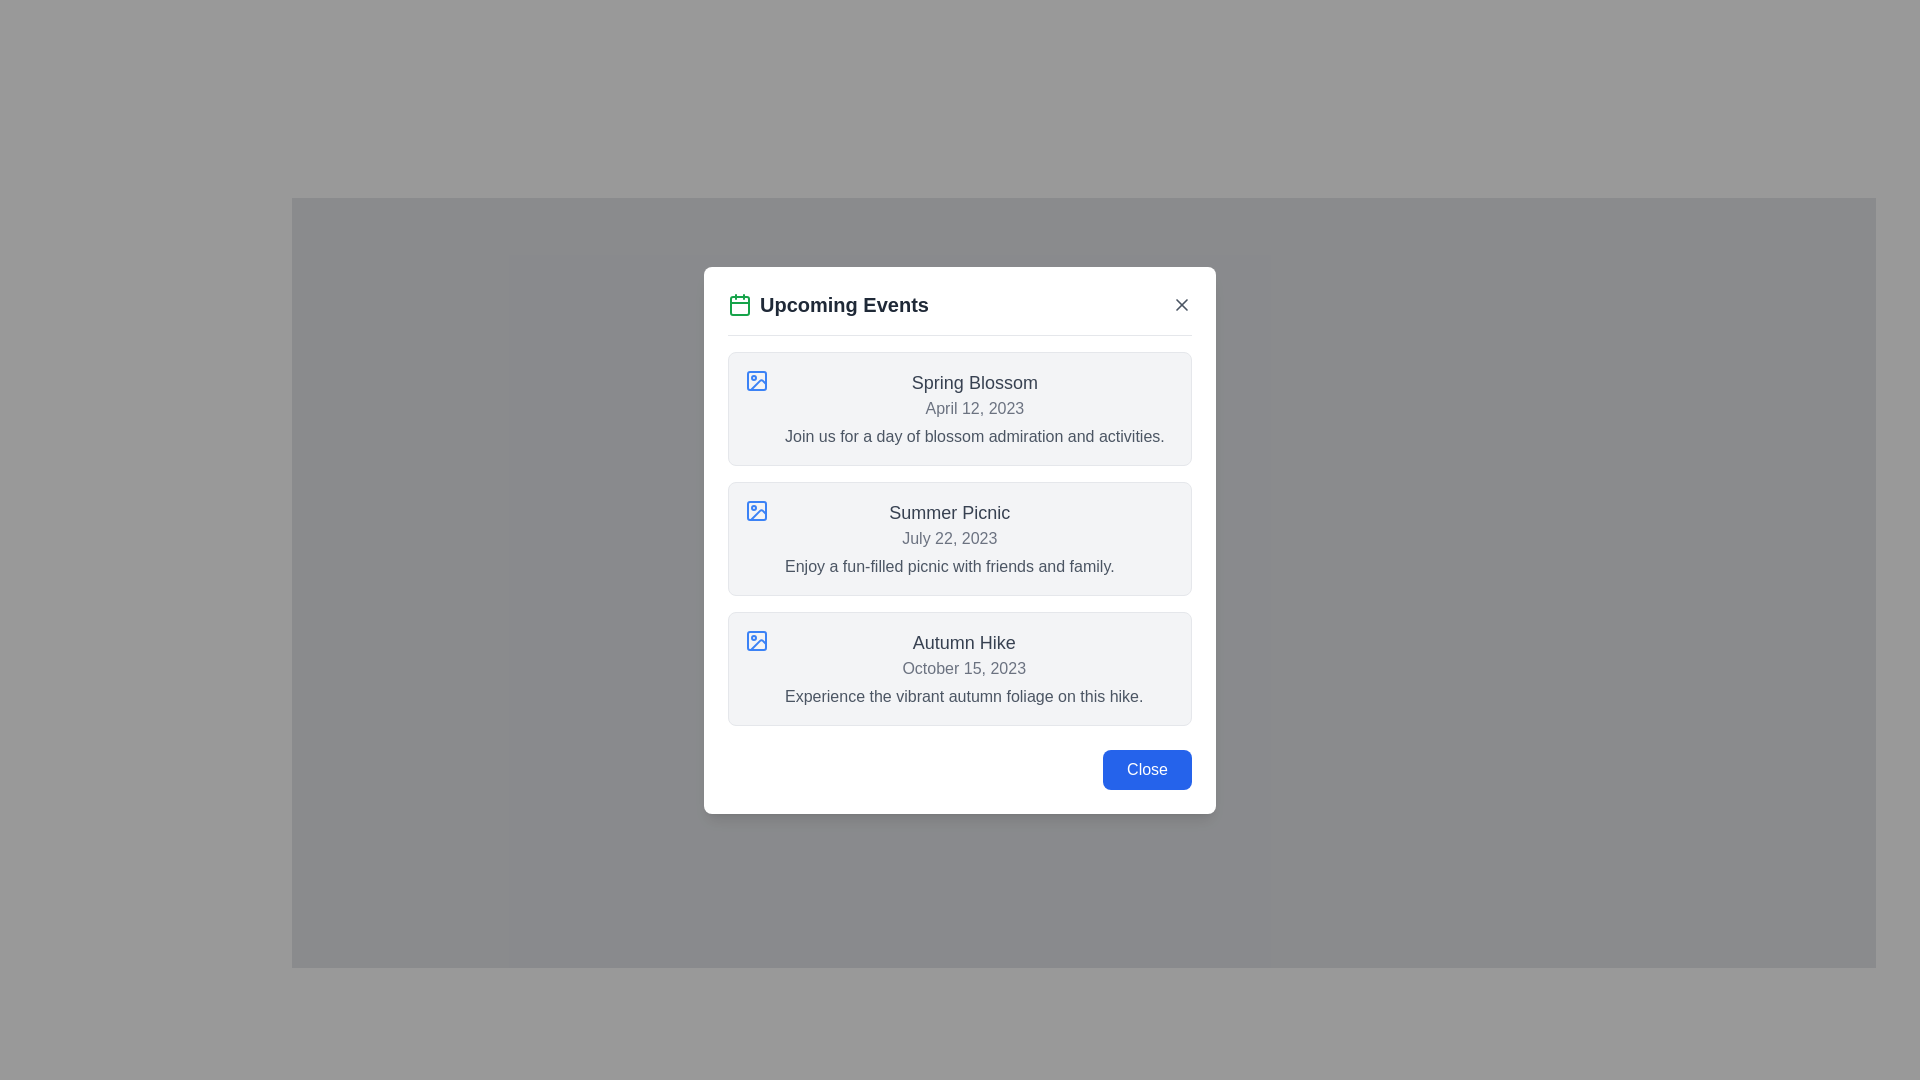 This screenshot has height=1080, width=1920. Describe the element at coordinates (948, 537) in the screenshot. I see `the descriptive text block of the second event card in the 'Upcoming Events' modal dialog` at that location.